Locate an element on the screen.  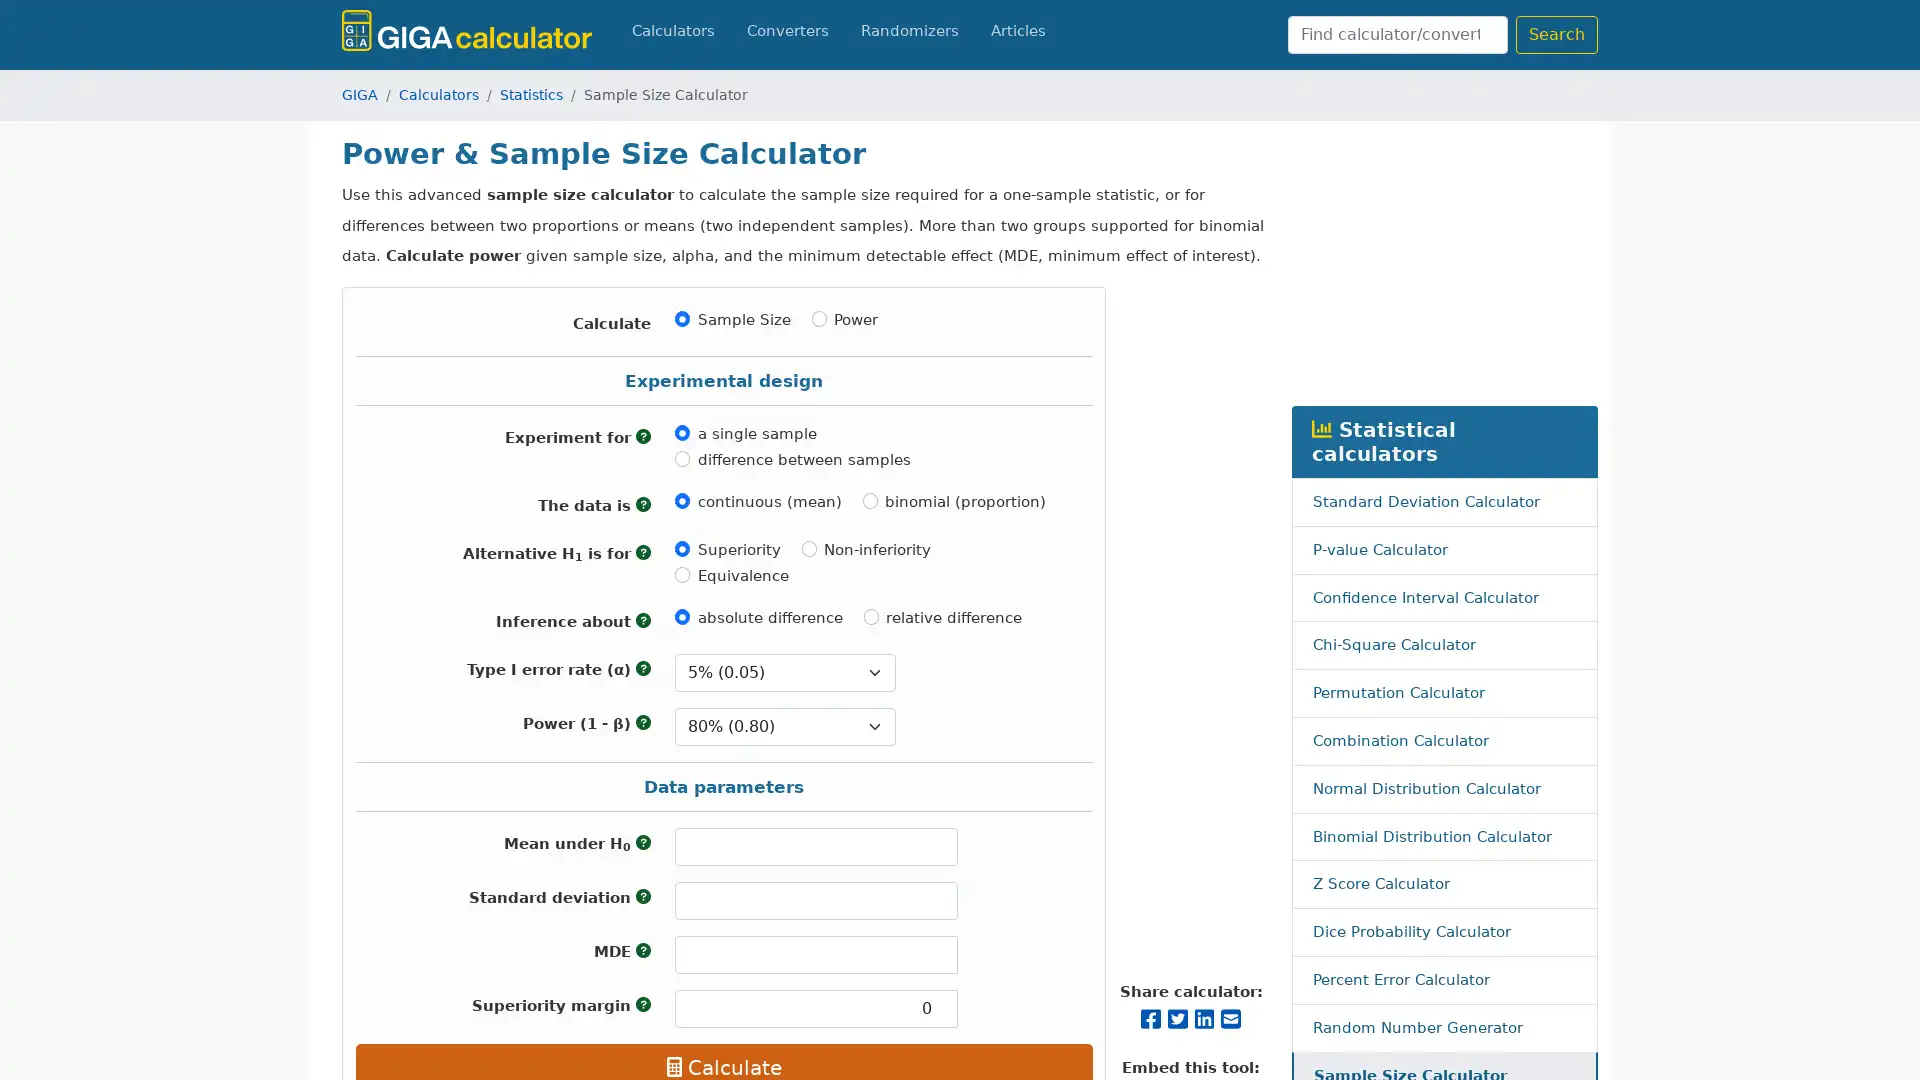
Help: The data is is located at coordinates (642, 504).